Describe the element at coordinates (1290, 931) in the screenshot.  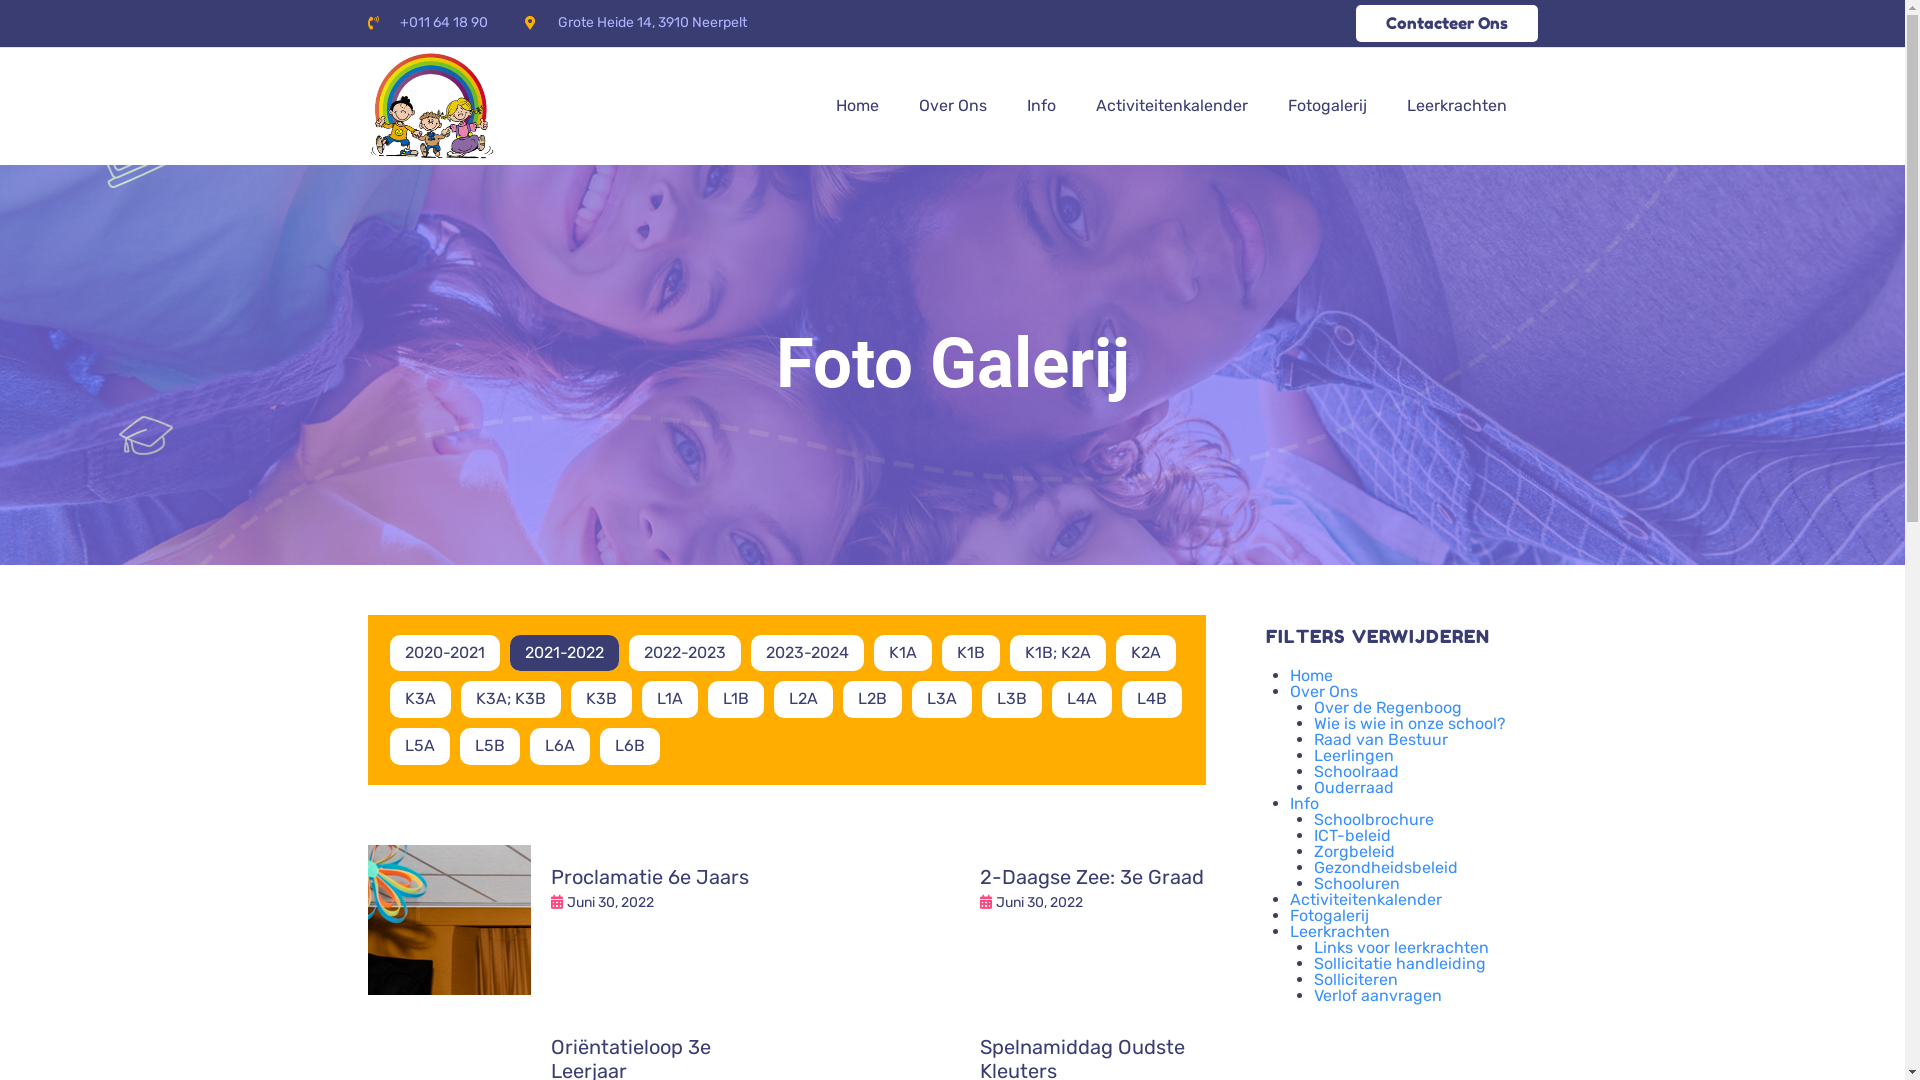
I see `'Leerkrachten'` at that location.